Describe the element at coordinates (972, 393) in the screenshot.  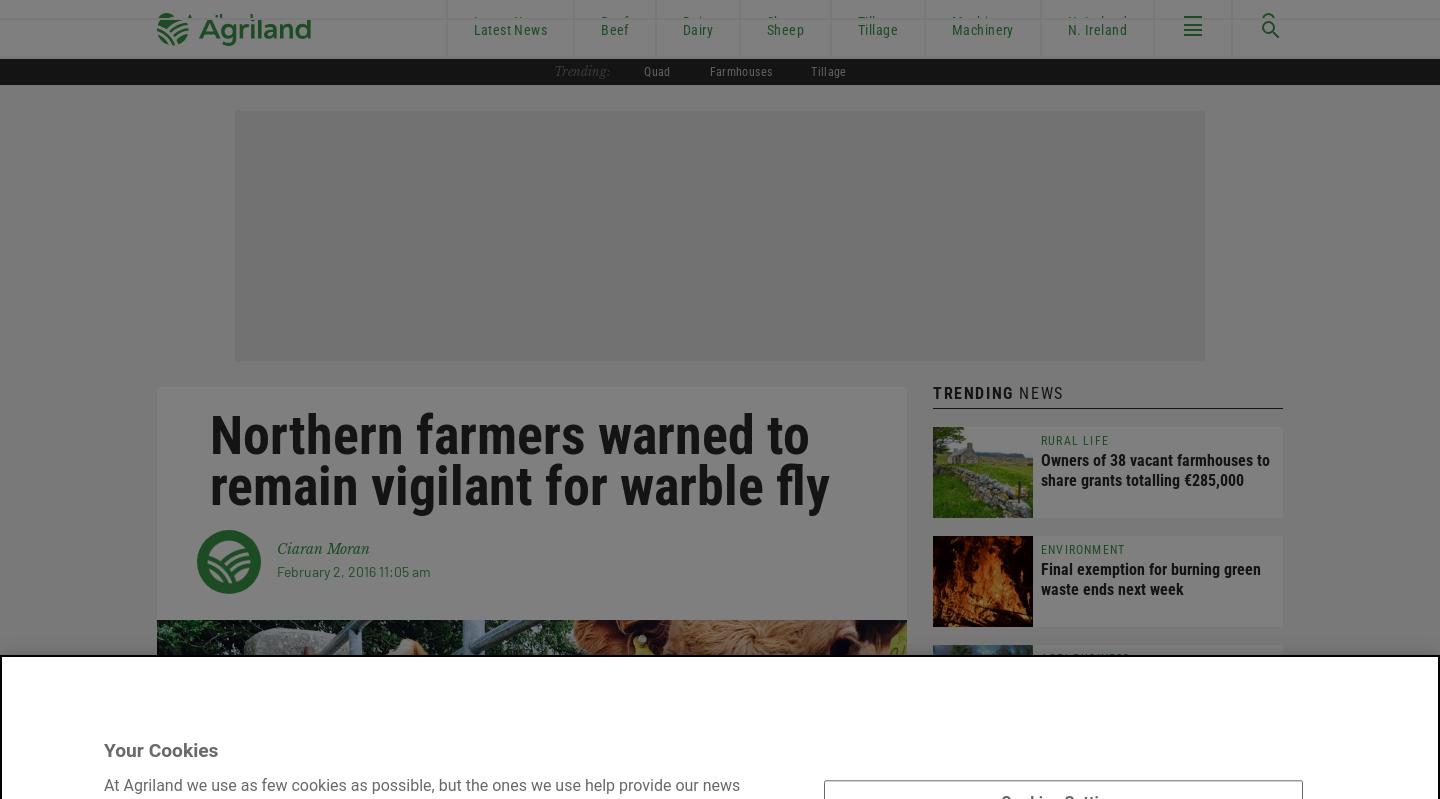
I see `'Trending'` at that location.